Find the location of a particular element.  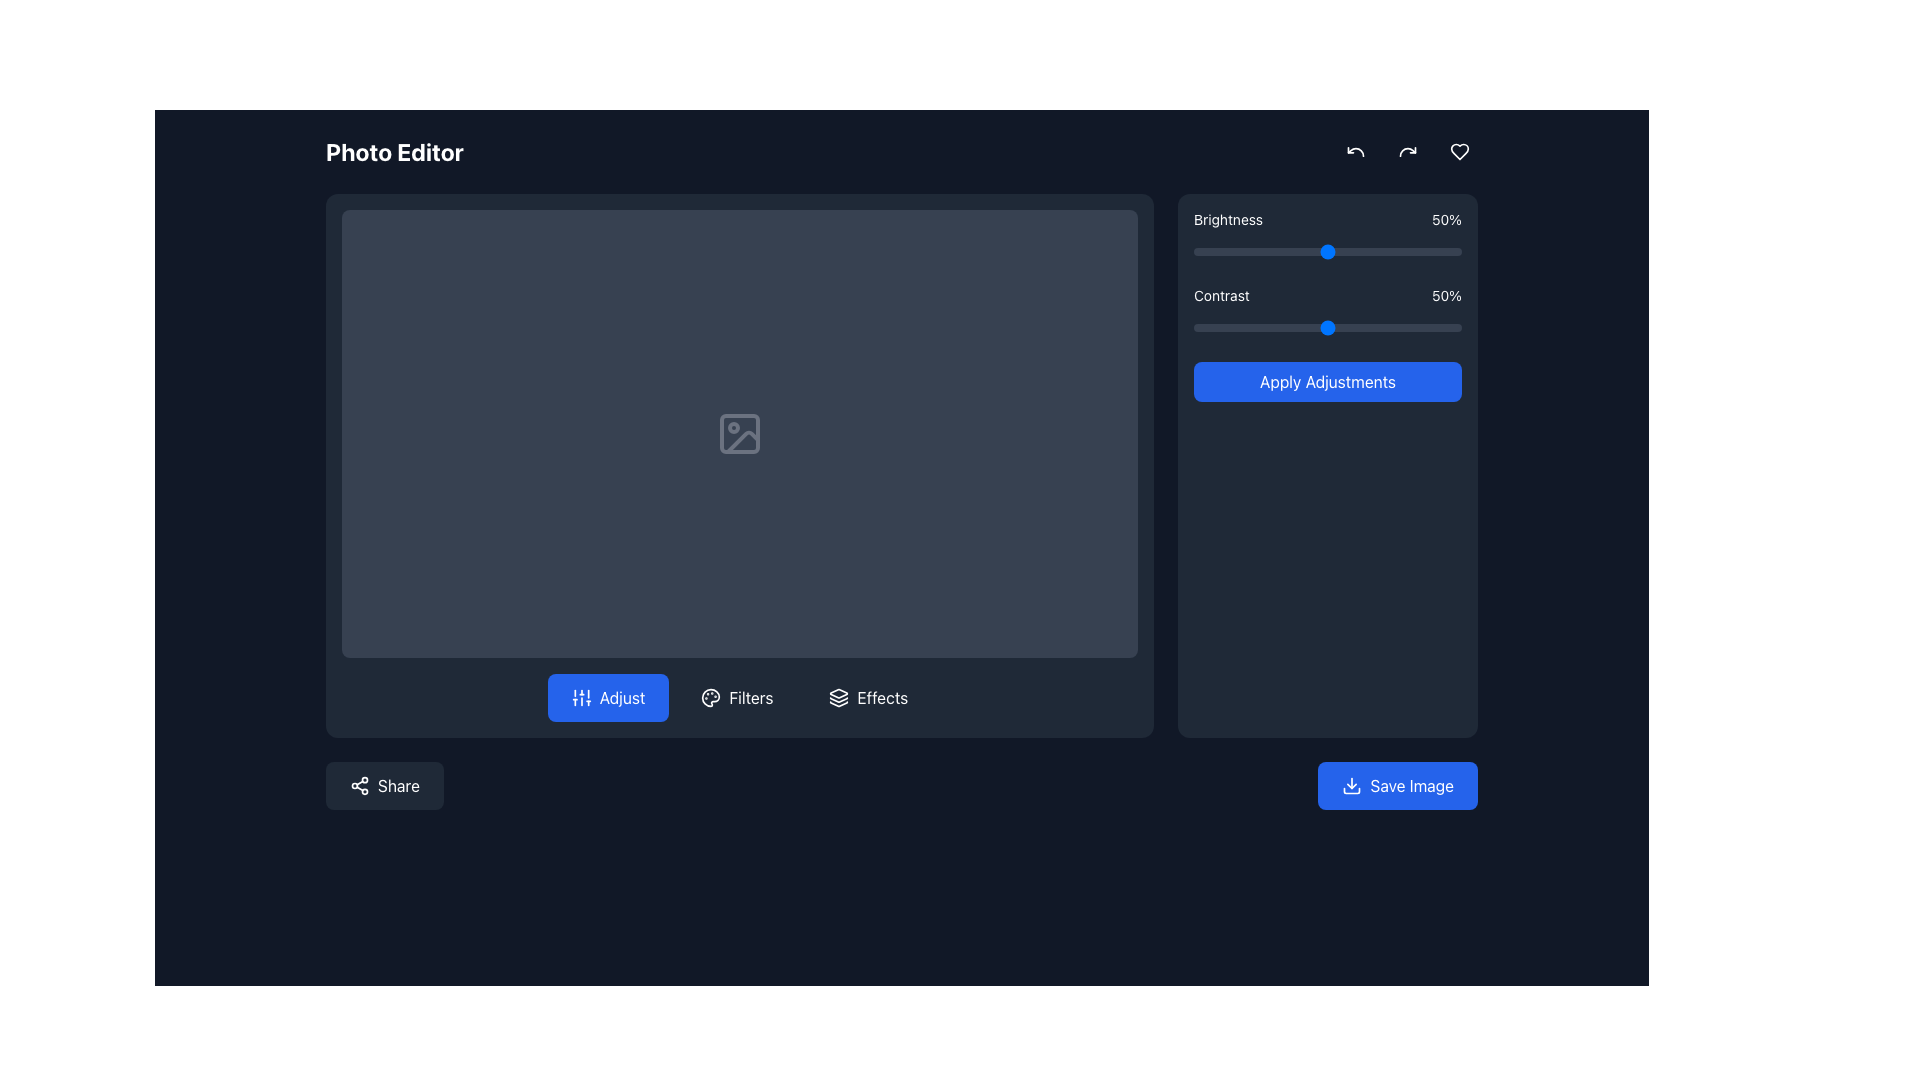

the 'Share' button located at the bottom left corner of the interface, which has a dark gray background and features a share symbol icon is located at coordinates (384, 784).